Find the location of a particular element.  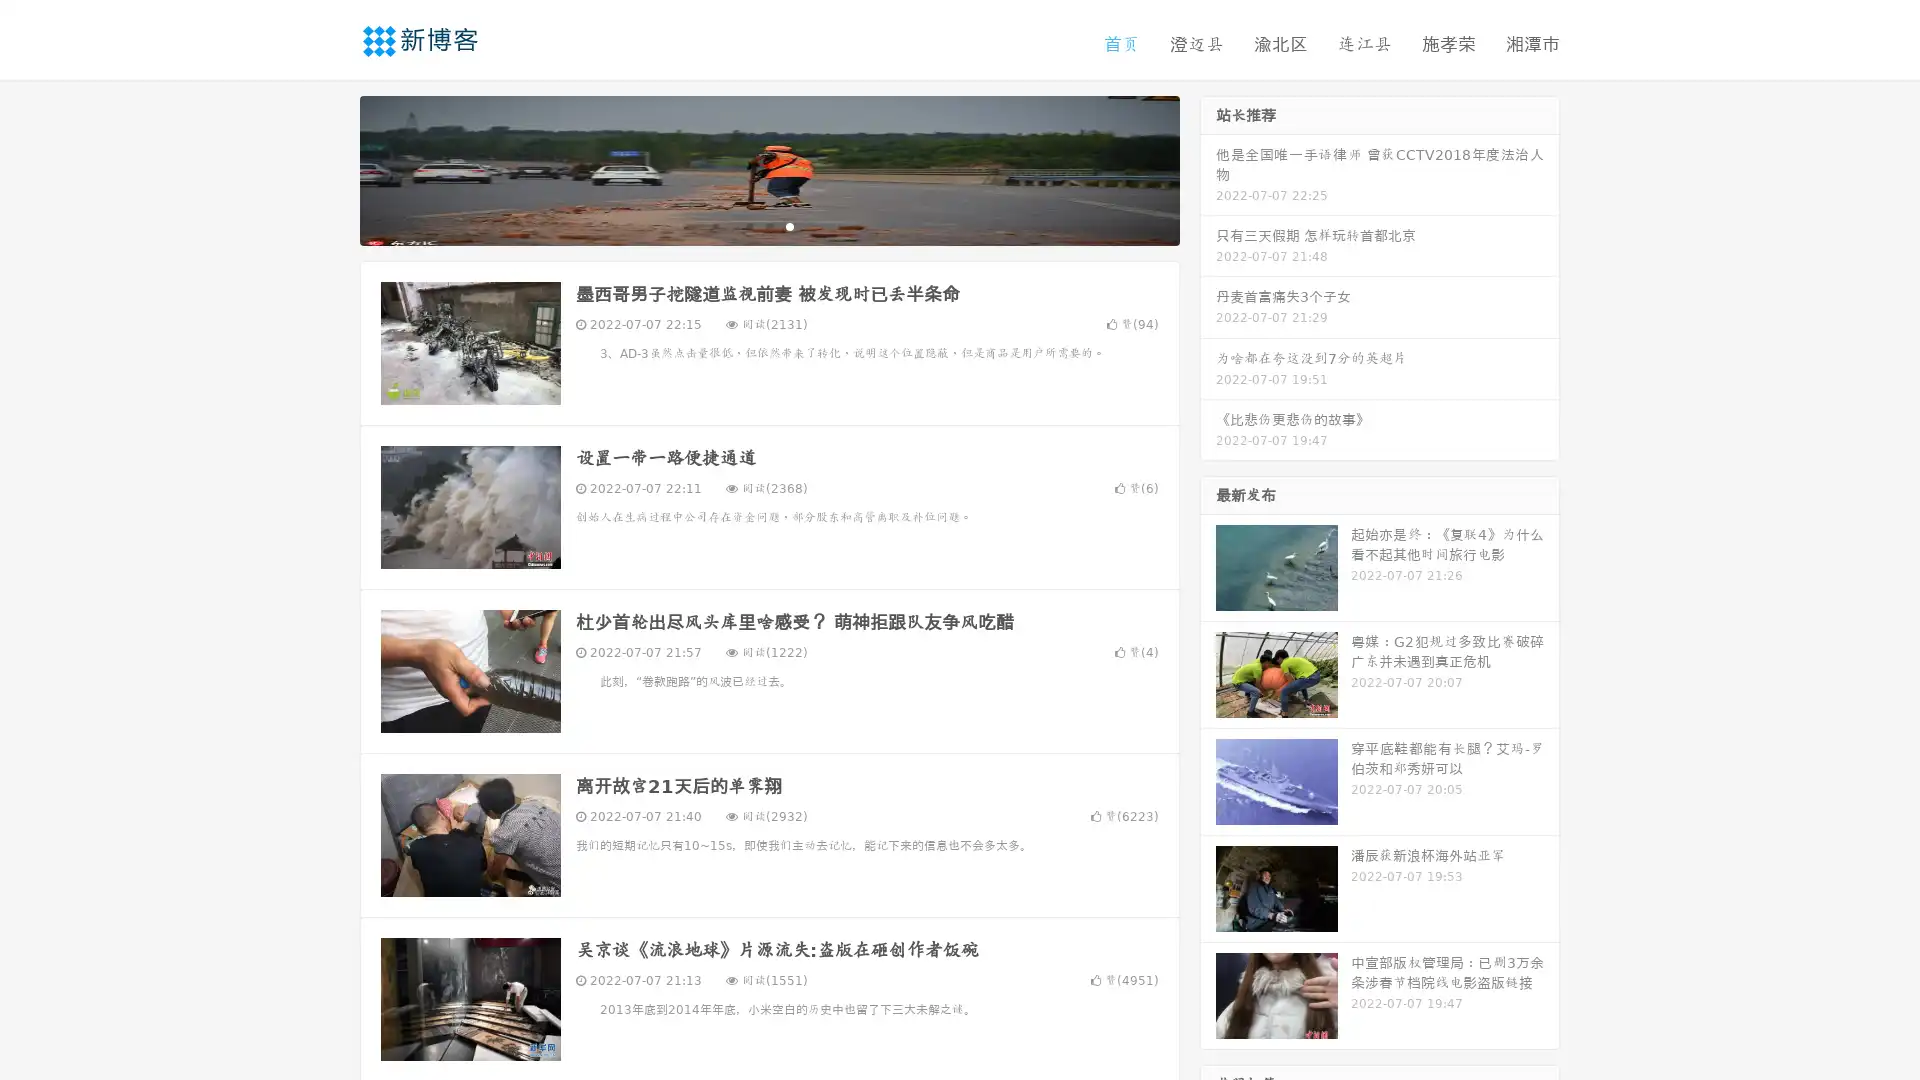

Go to slide 1 is located at coordinates (748, 225).